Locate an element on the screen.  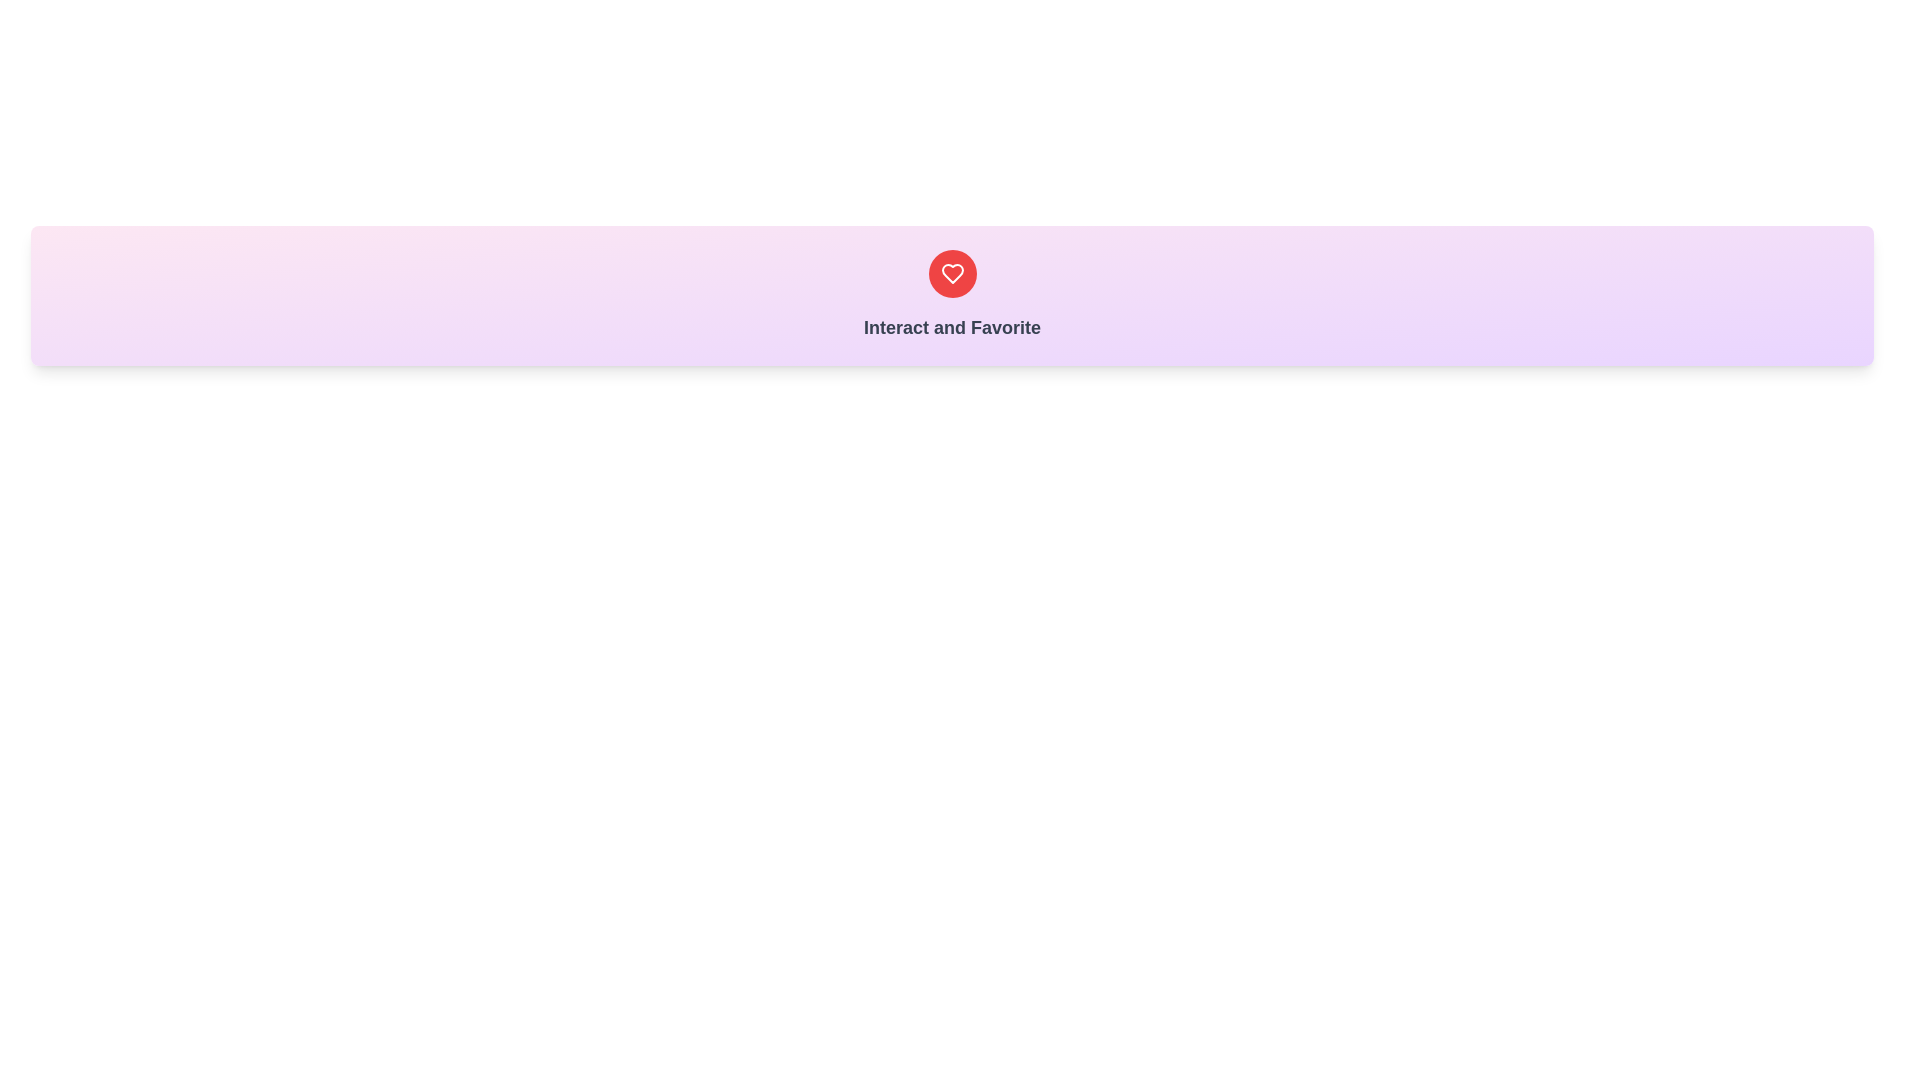
the favorite button, which is positioned above the text label 'Interact and Favorite' is located at coordinates (951, 273).